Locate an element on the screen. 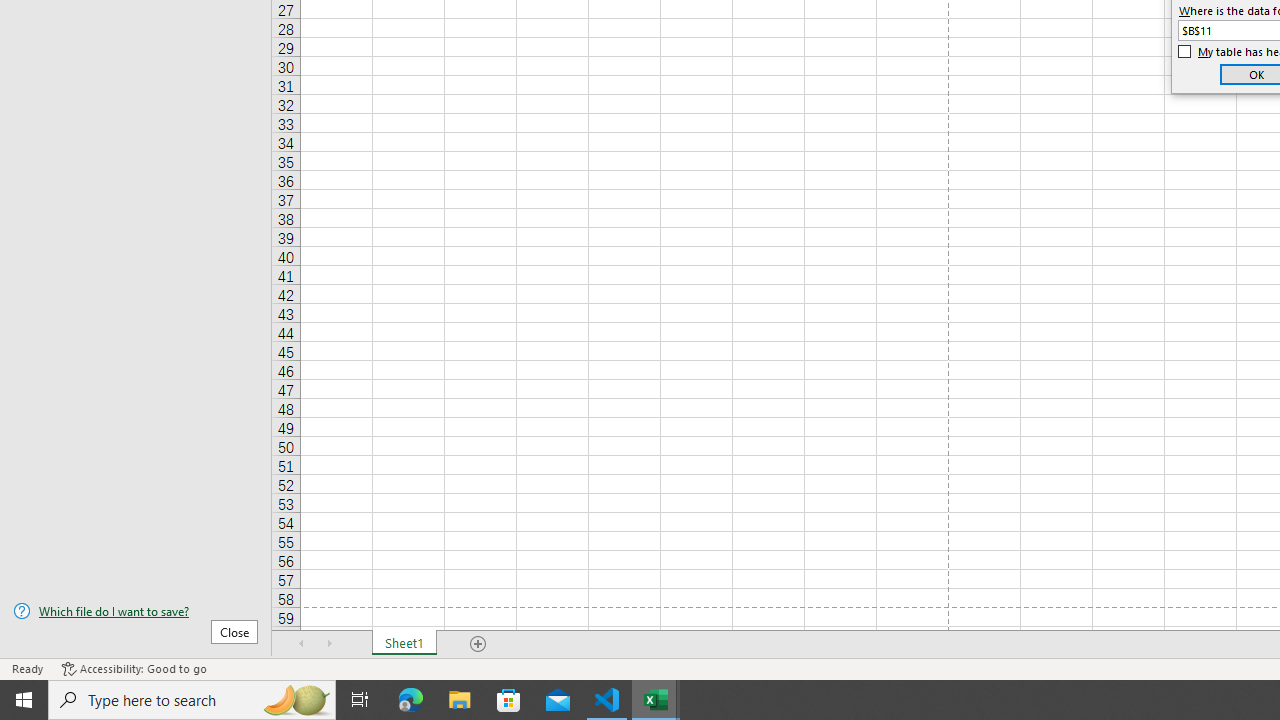 This screenshot has width=1280, height=720. 'Add Sheet' is located at coordinates (477, 644).